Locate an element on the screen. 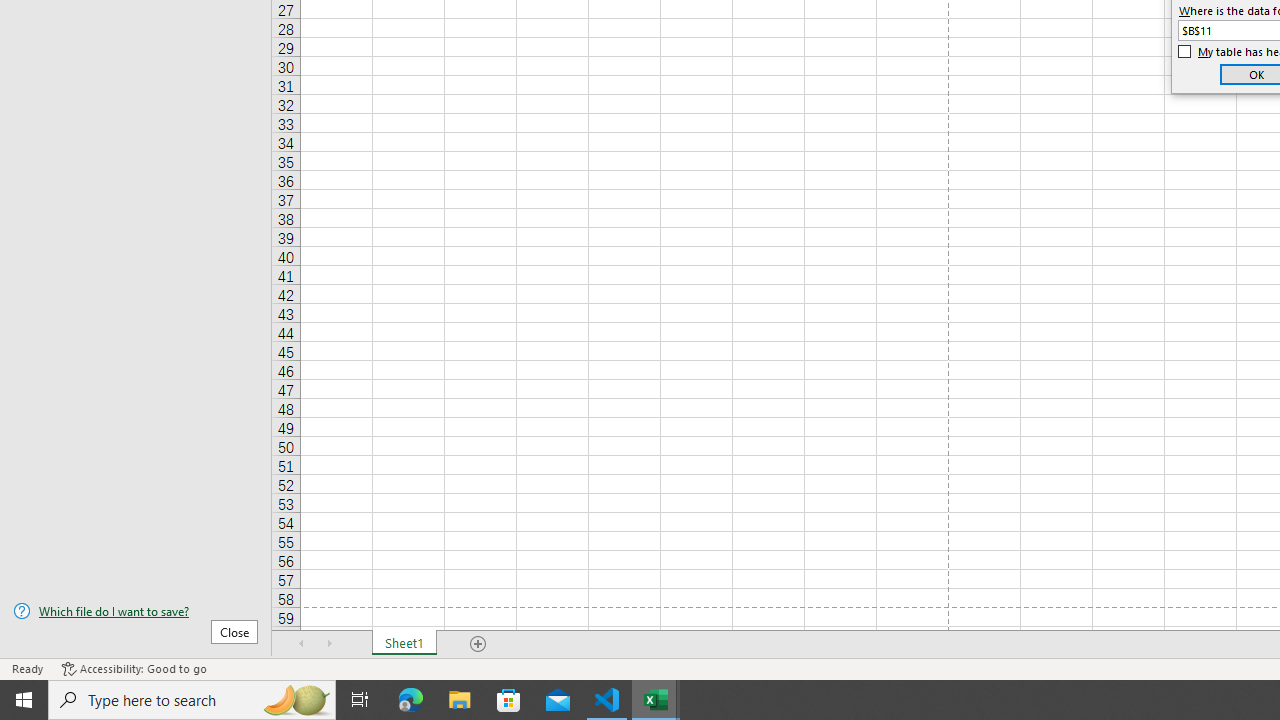 This screenshot has width=1280, height=720. 'Add Sheet' is located at coordinates (477, 644).